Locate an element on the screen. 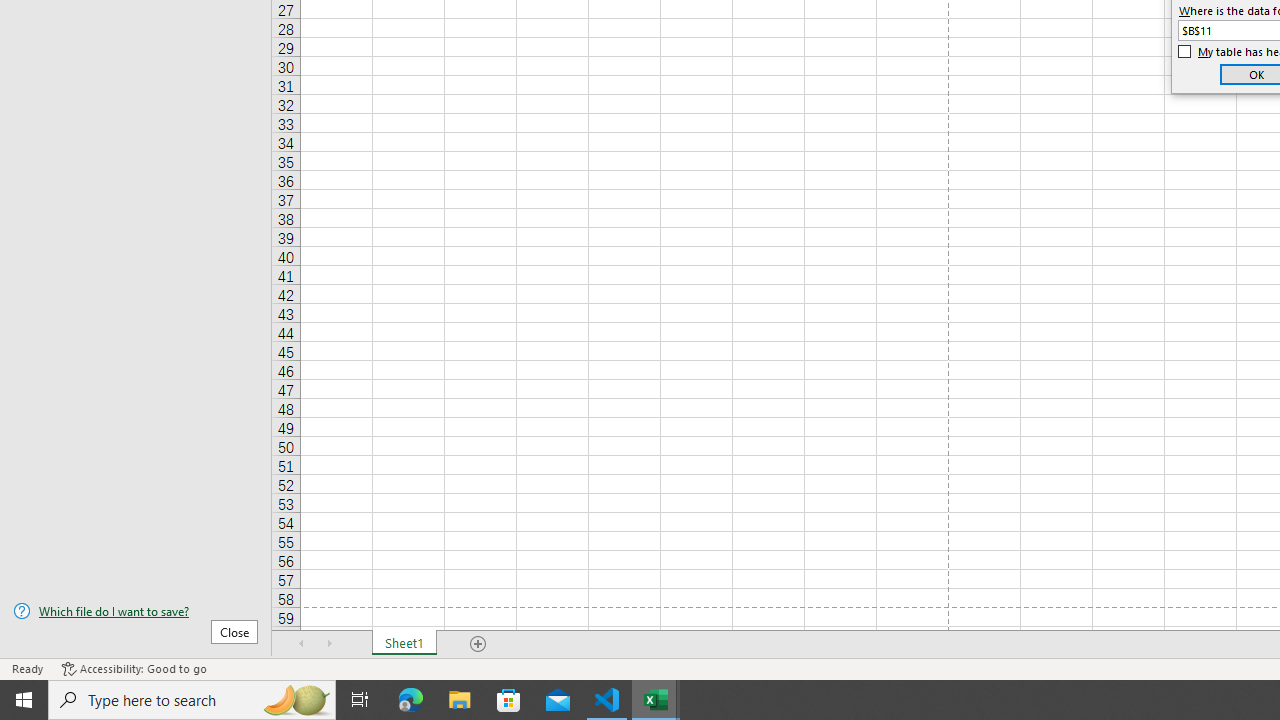 This screenshot has width=1280, height=720. 'Add Sheet' is located at coordinates (477, 644).